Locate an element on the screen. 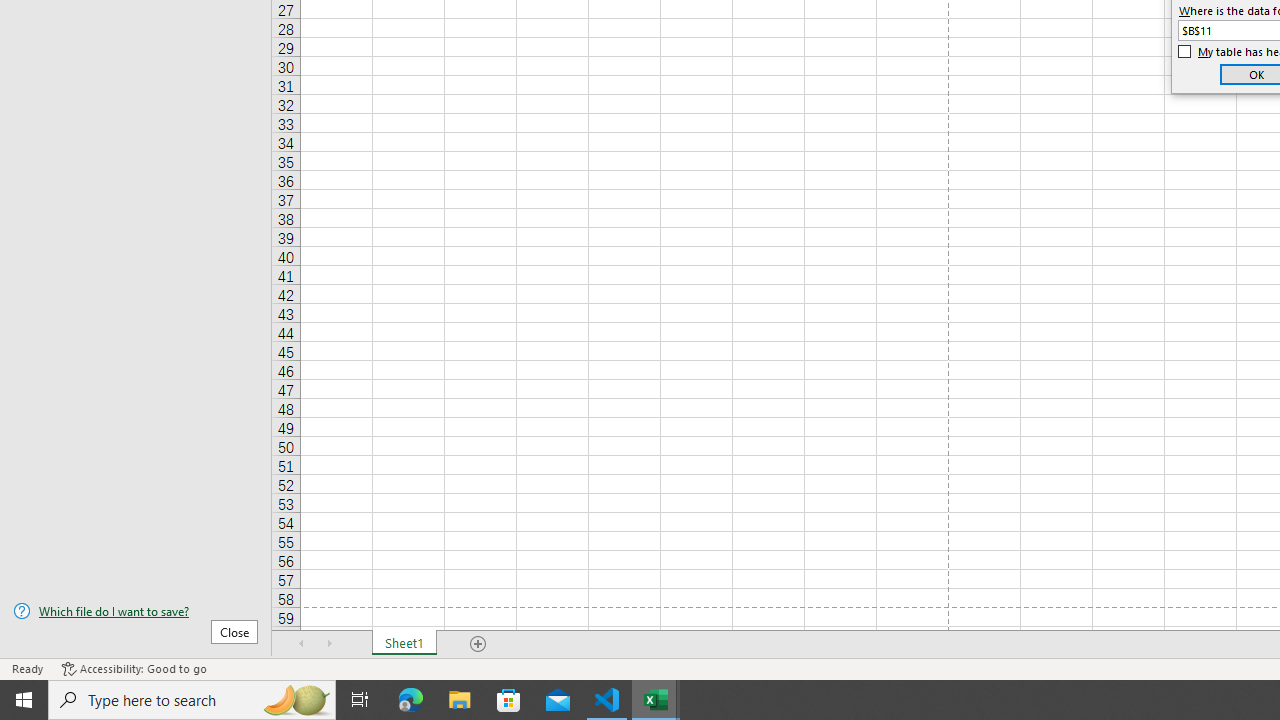 This screenshot has width=1280, height=720. 'Add Sheet' is located at coordinates (477, 644).